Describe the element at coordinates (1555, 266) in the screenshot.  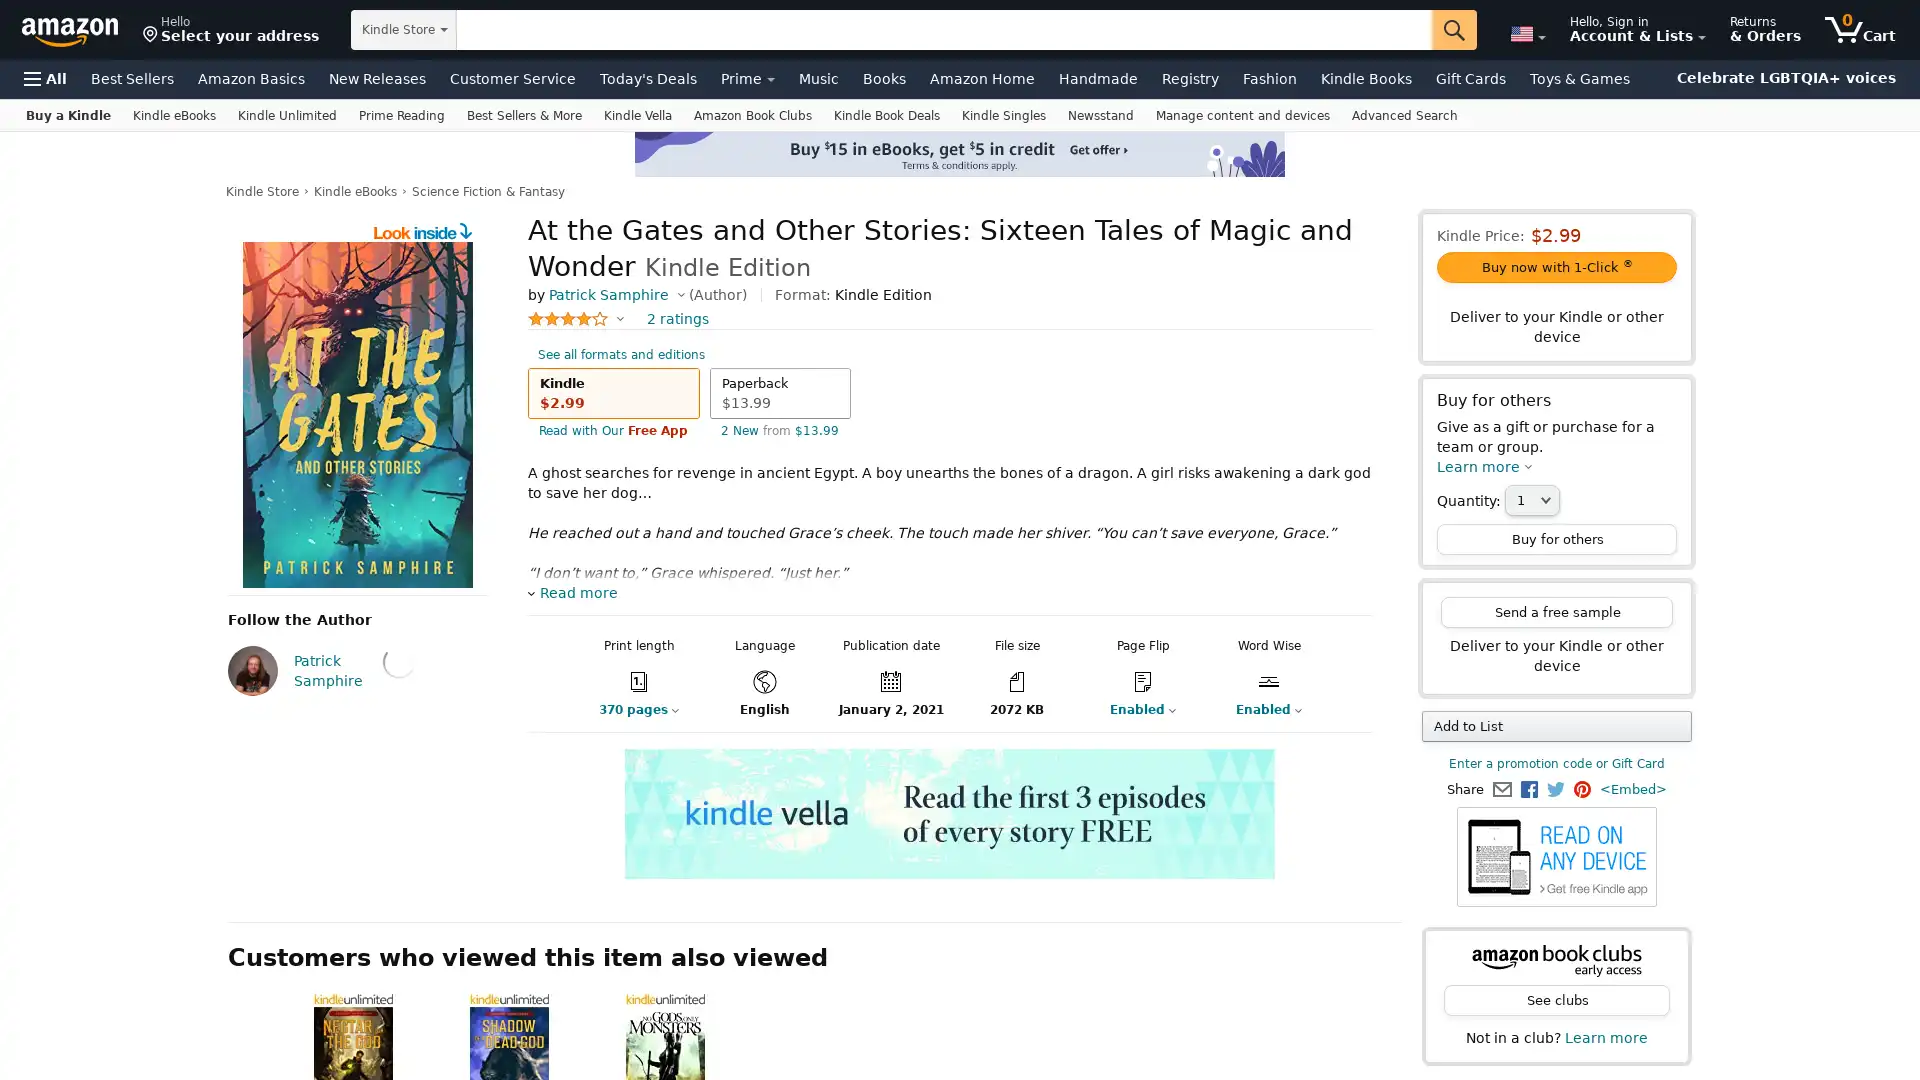
I see `Buy now with 1-Click` at that location.